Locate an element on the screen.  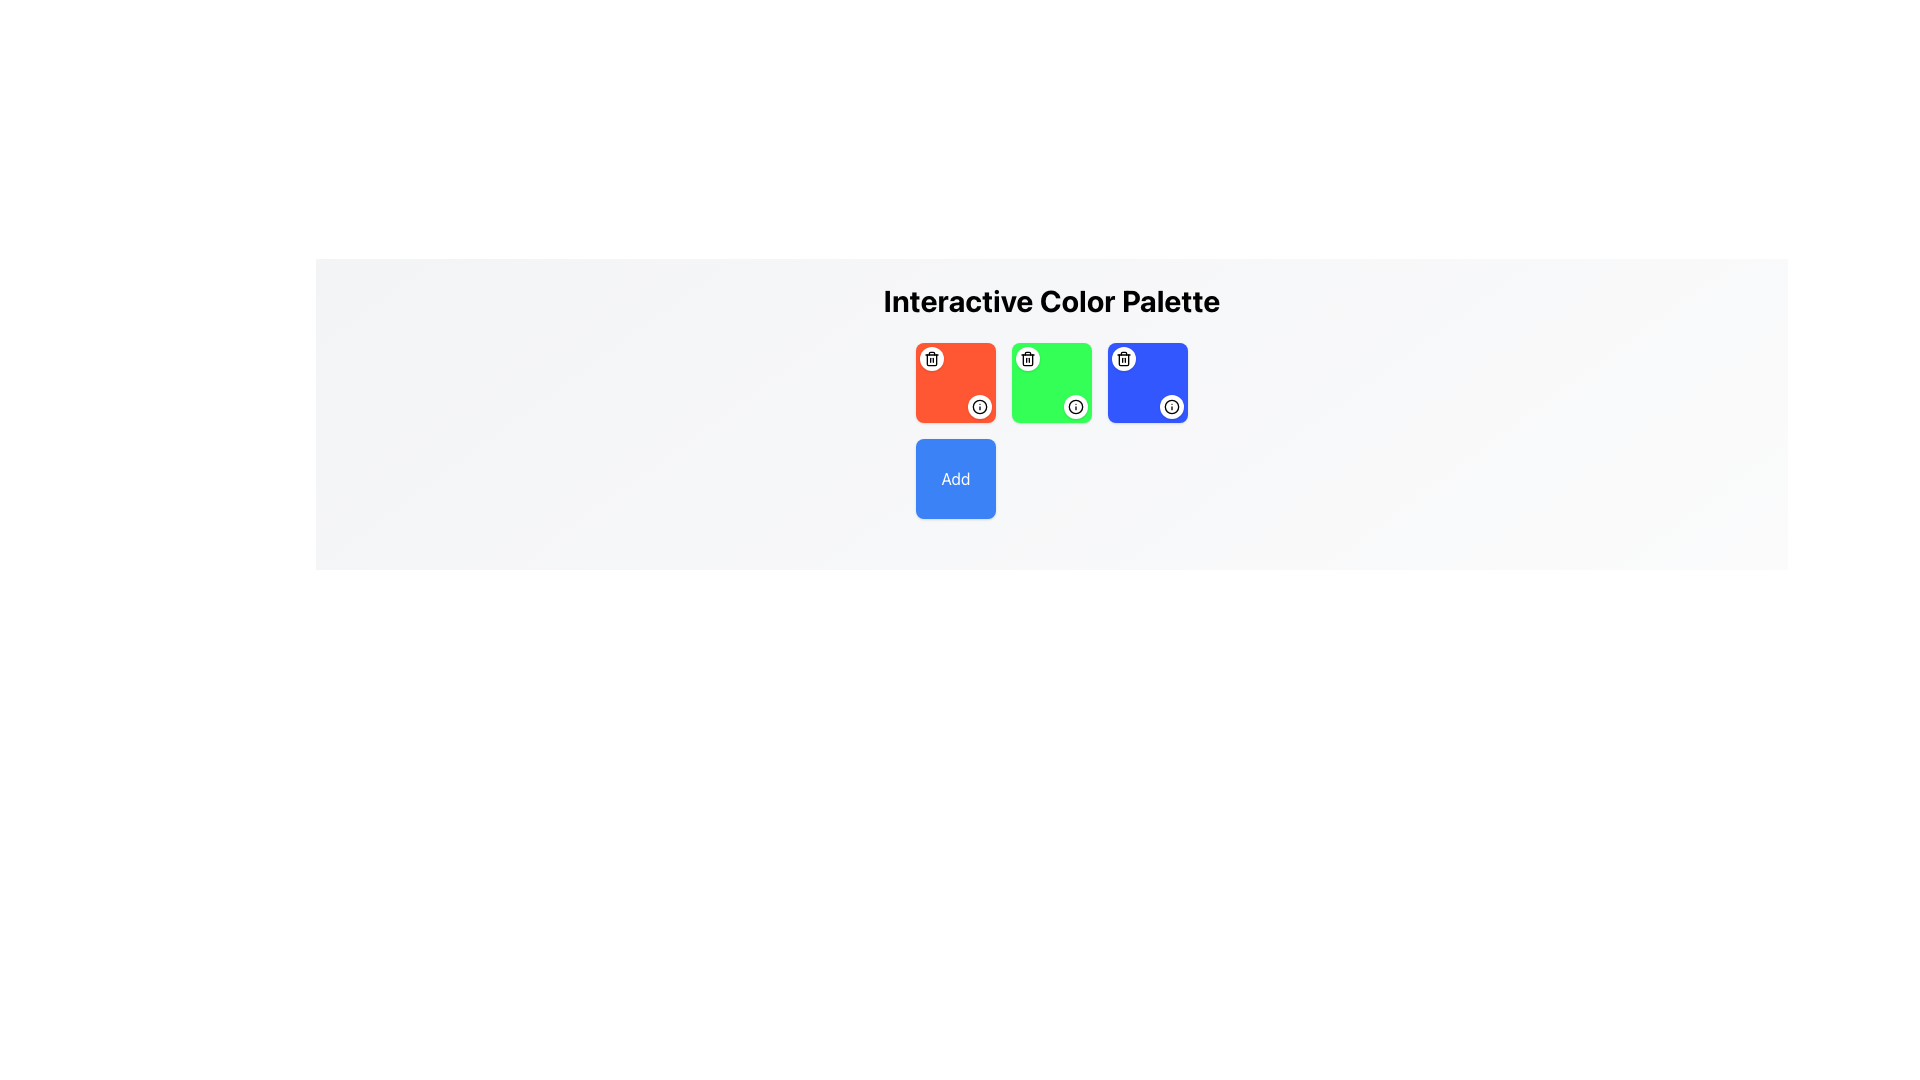
the small circular button with a white background and an 'i' icon located in the bottom-right corner of the blue tile to show information is located at coordinates (1171, 406).